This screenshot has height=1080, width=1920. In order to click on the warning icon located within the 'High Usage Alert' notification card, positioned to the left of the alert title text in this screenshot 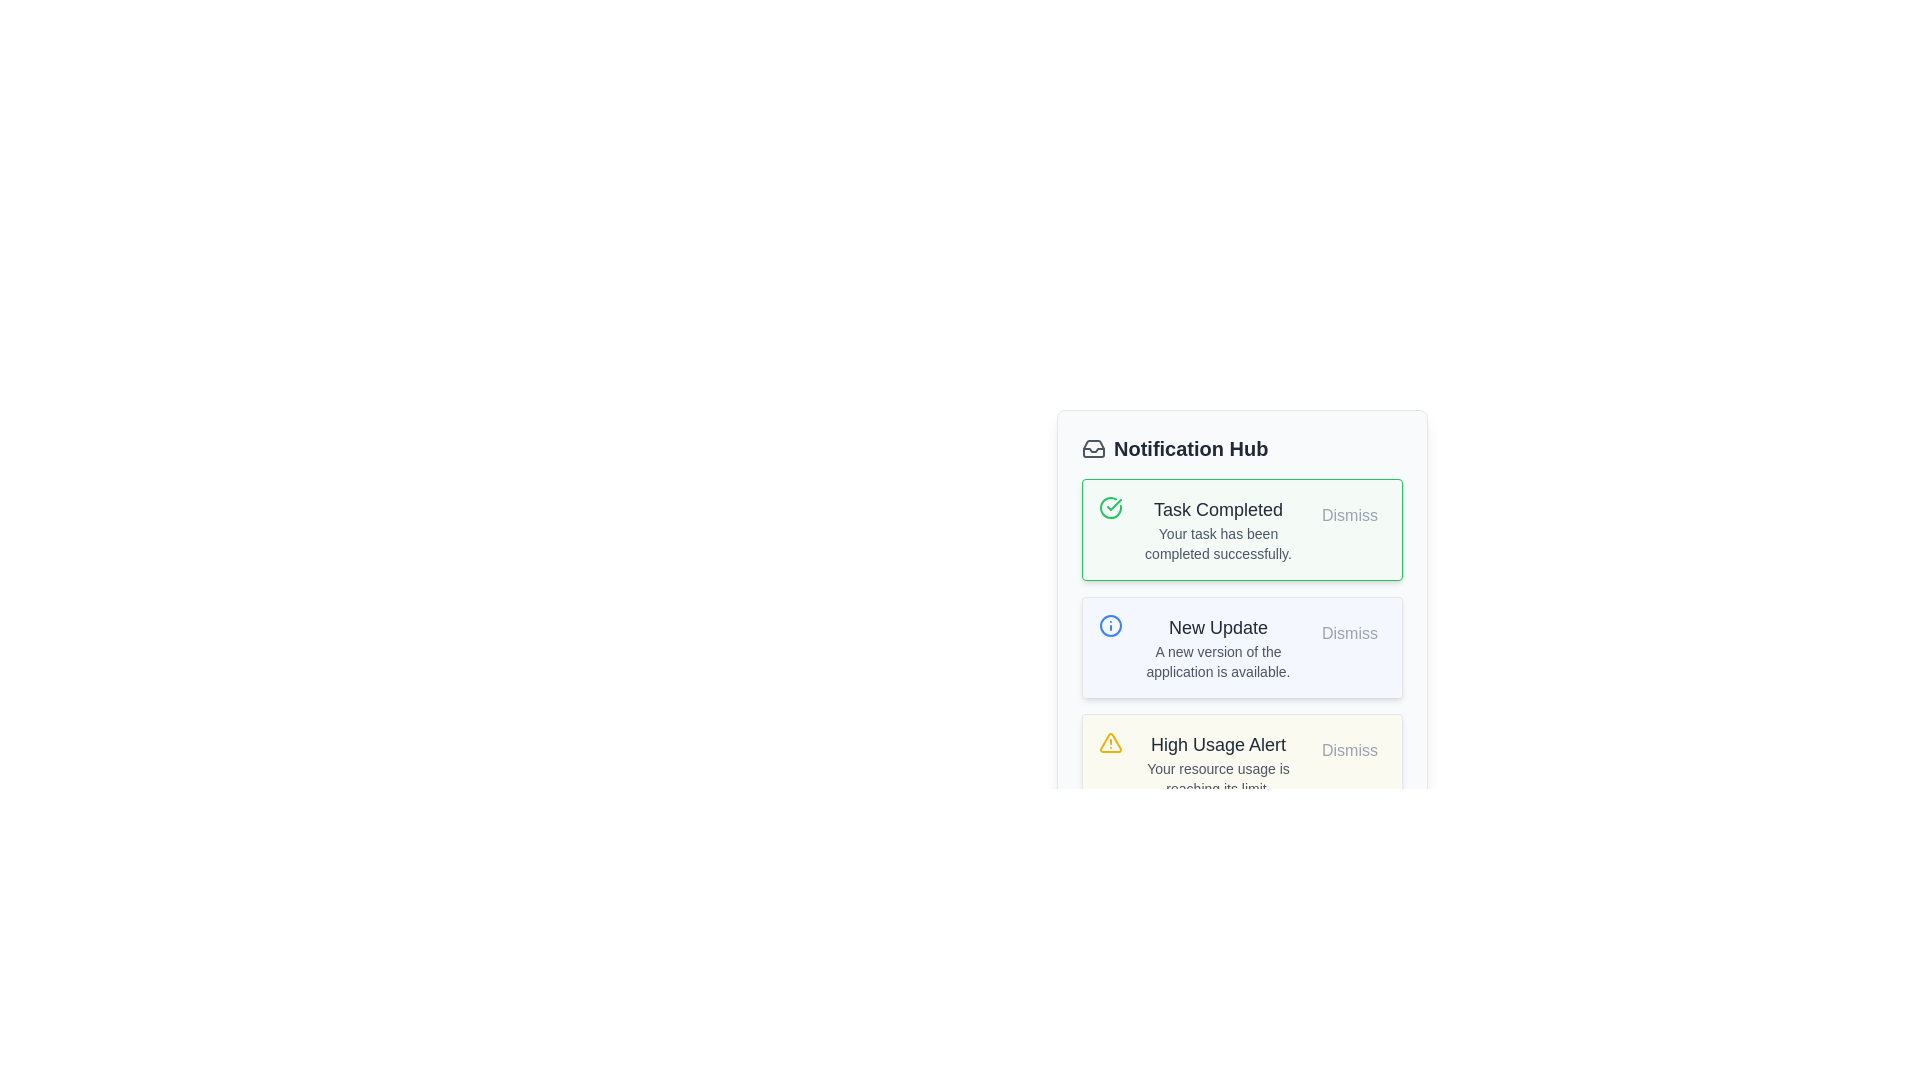, I will do `click(1109, 743)`.